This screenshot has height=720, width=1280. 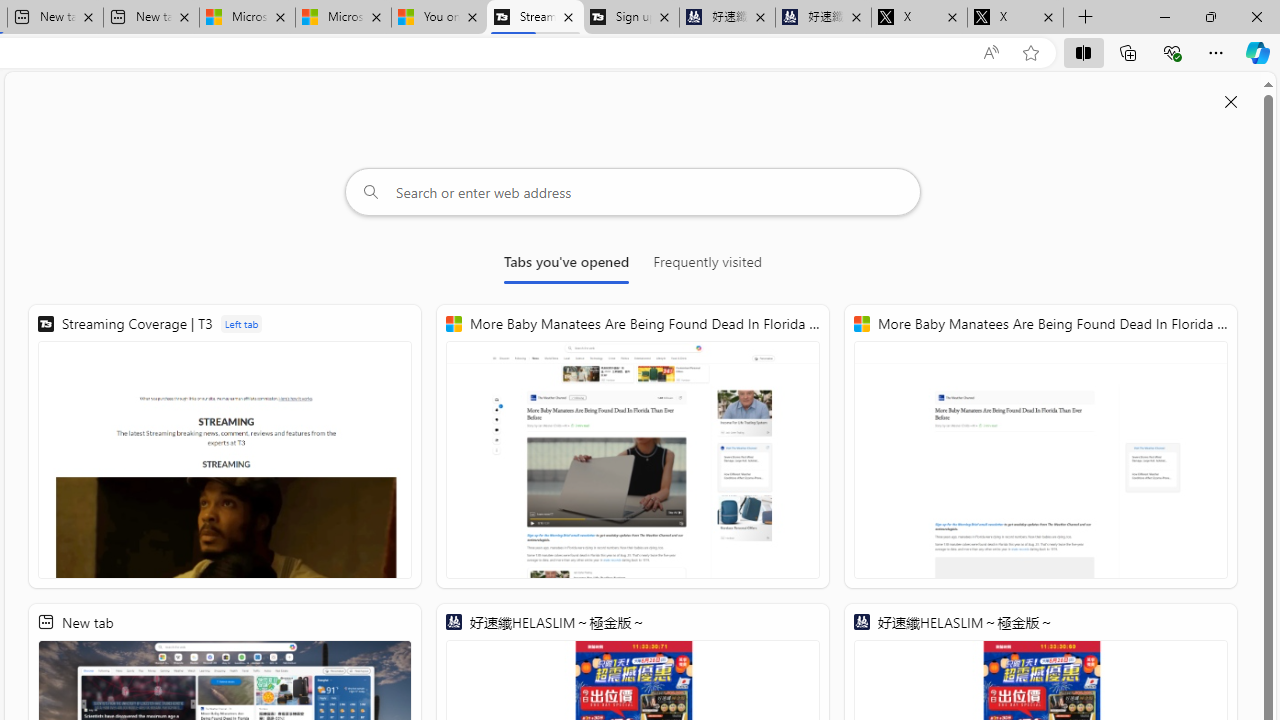 What do you see at coordinates (1257, 51) in the screenshot?
I see `'Copilot (Ctrl+Shift+.)'` at bounding box center [1257, 51].